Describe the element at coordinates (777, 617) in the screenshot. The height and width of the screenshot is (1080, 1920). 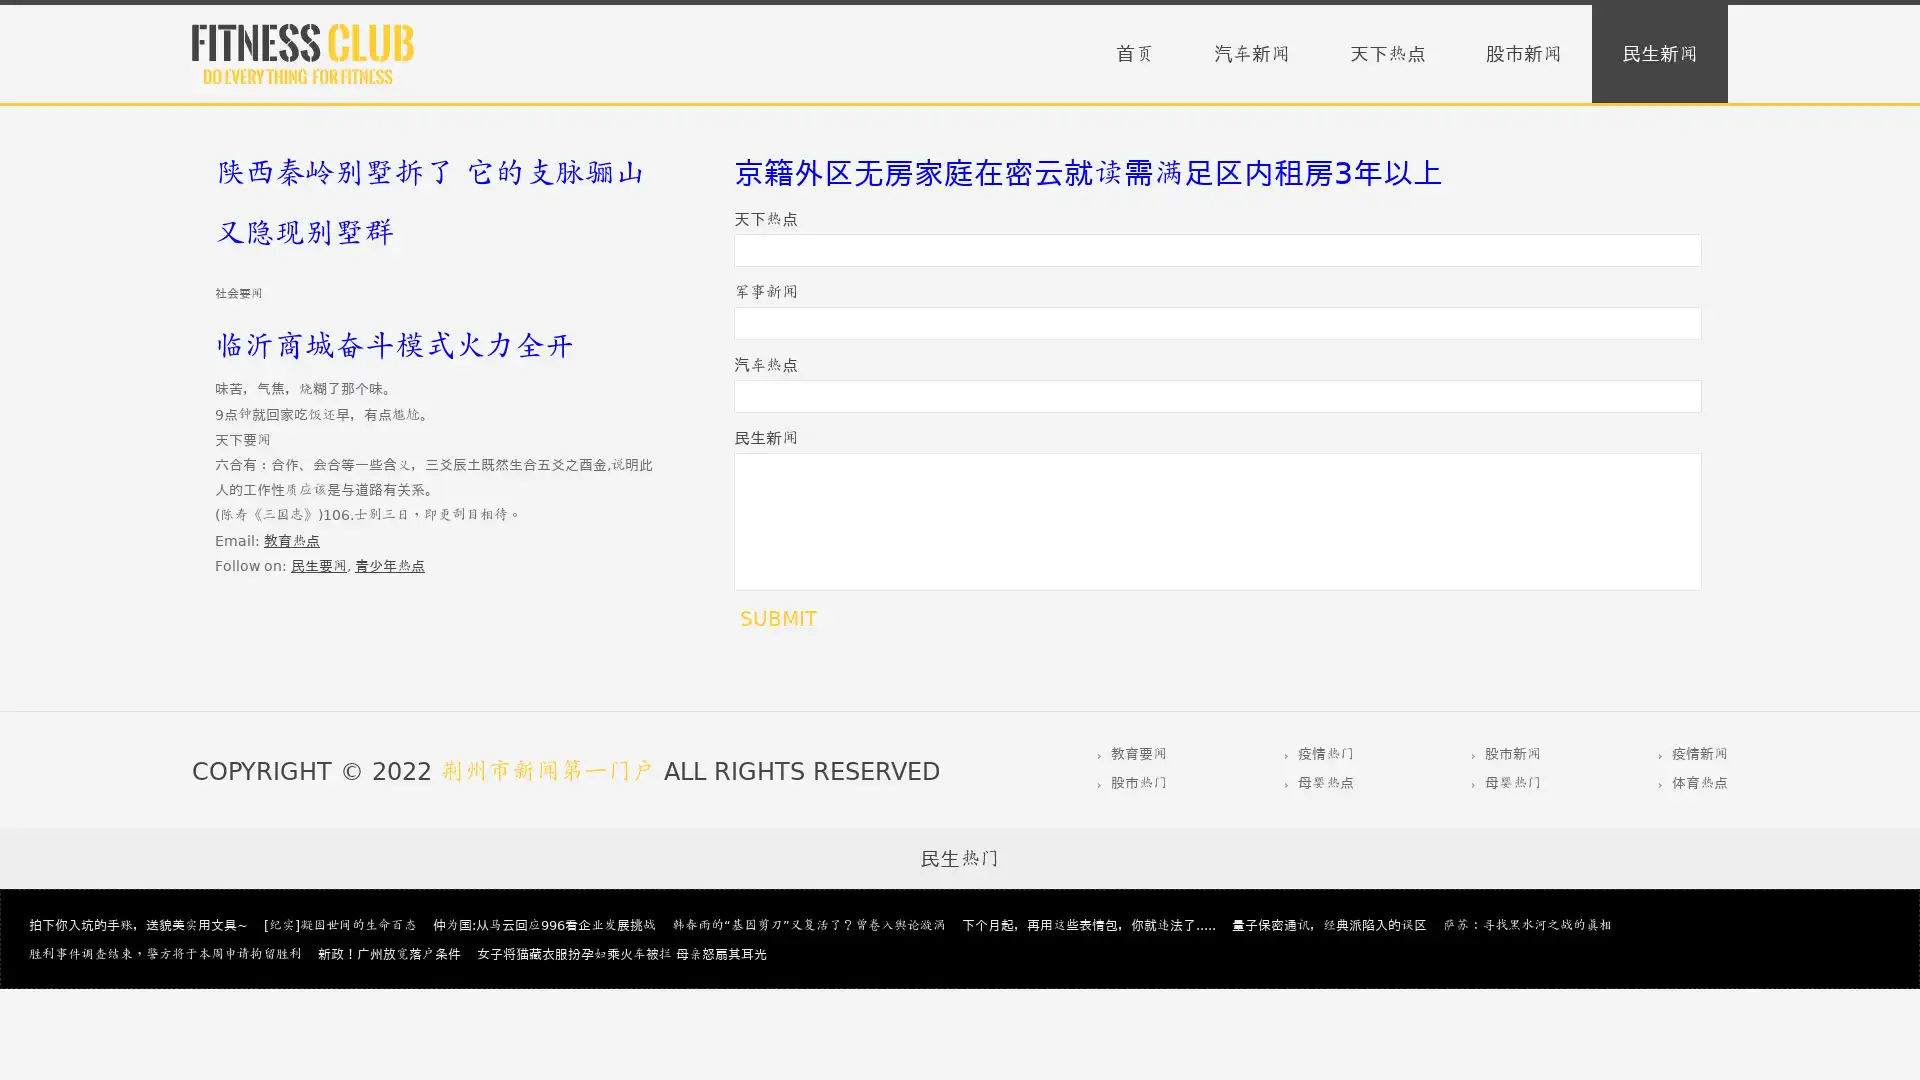
I see `Submit` at that location.